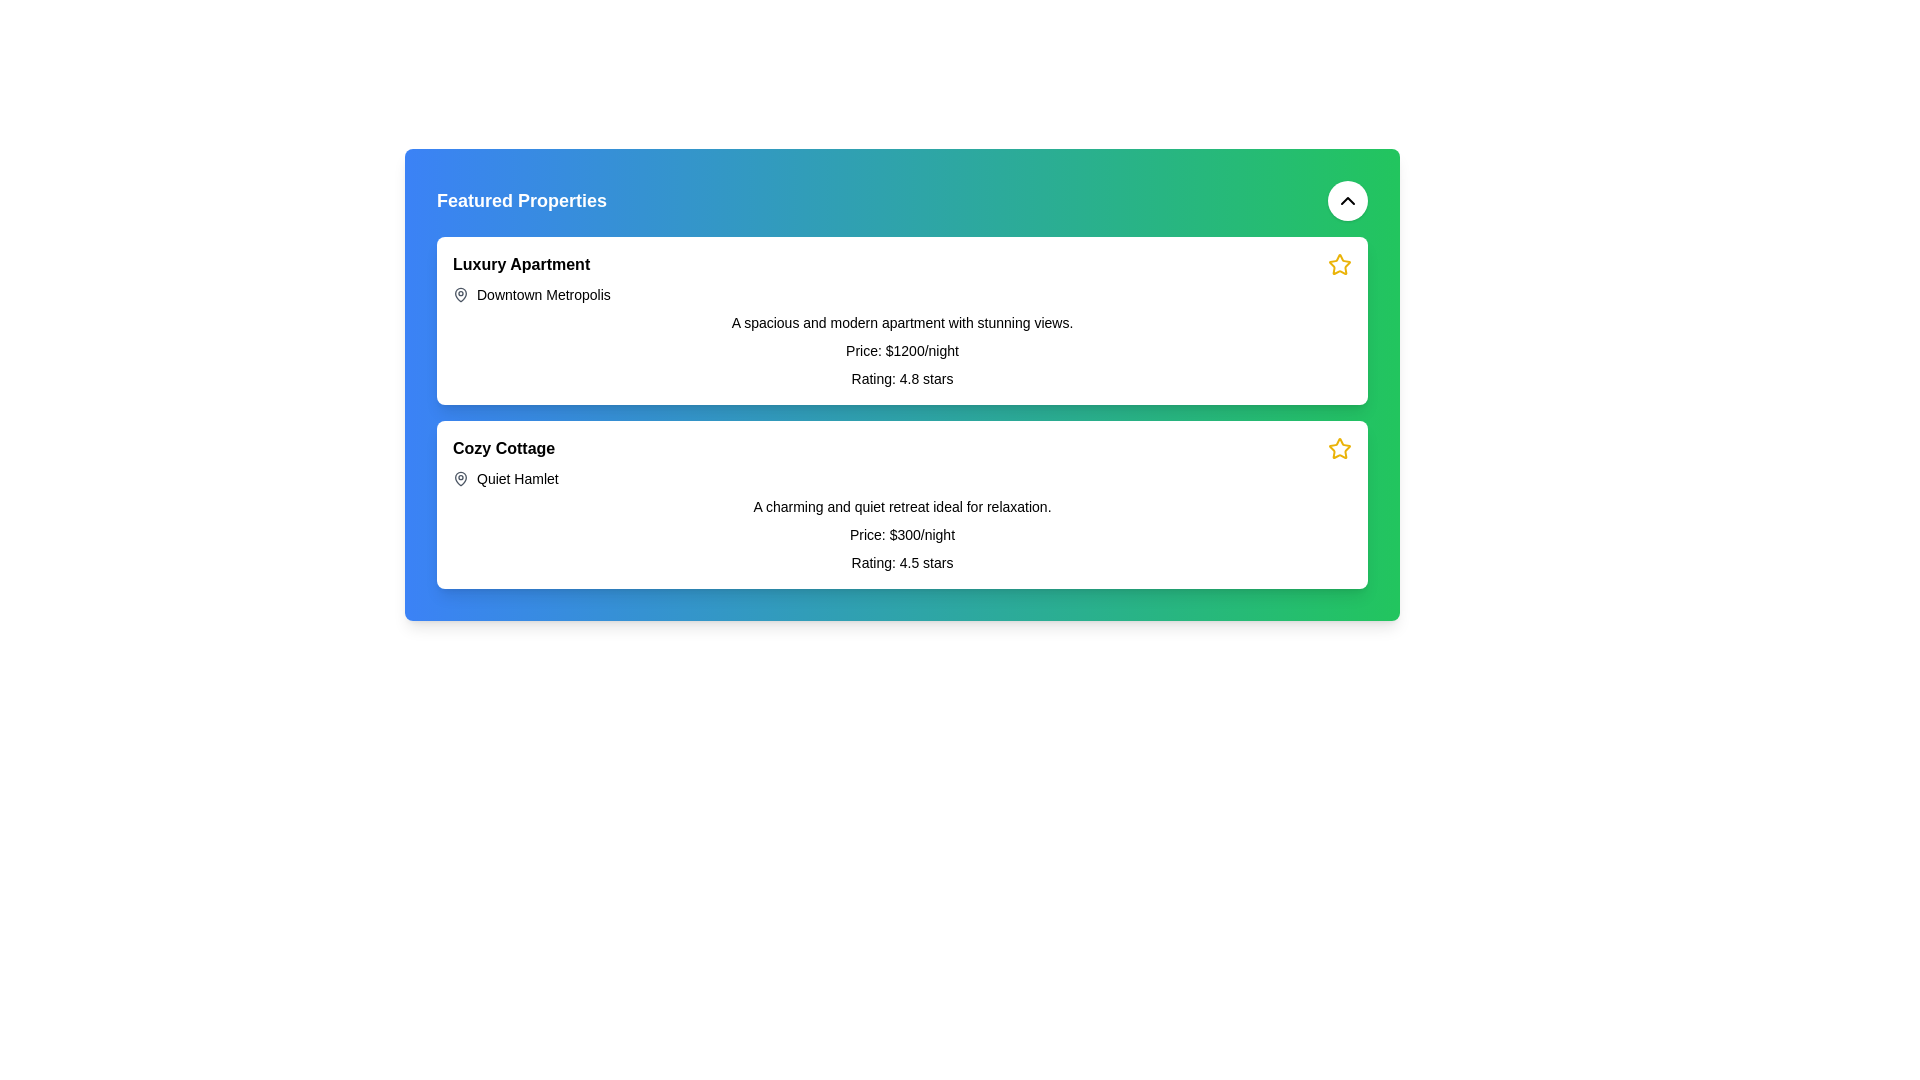 This screenshot has width=1920, height=1080. I want to click on the button located at the top-right corner of the 'Featured Properties' section, so click(1348, 200).